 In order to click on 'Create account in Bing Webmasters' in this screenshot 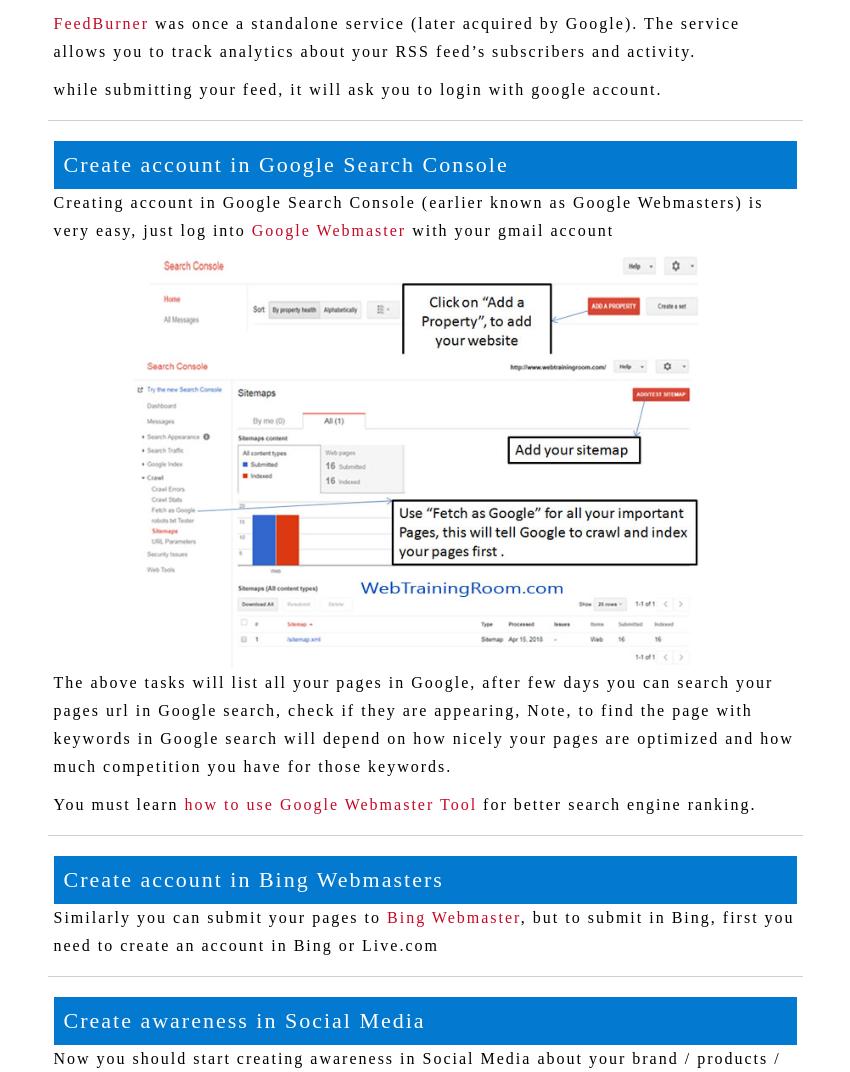, I will do `click(62, 879)`.